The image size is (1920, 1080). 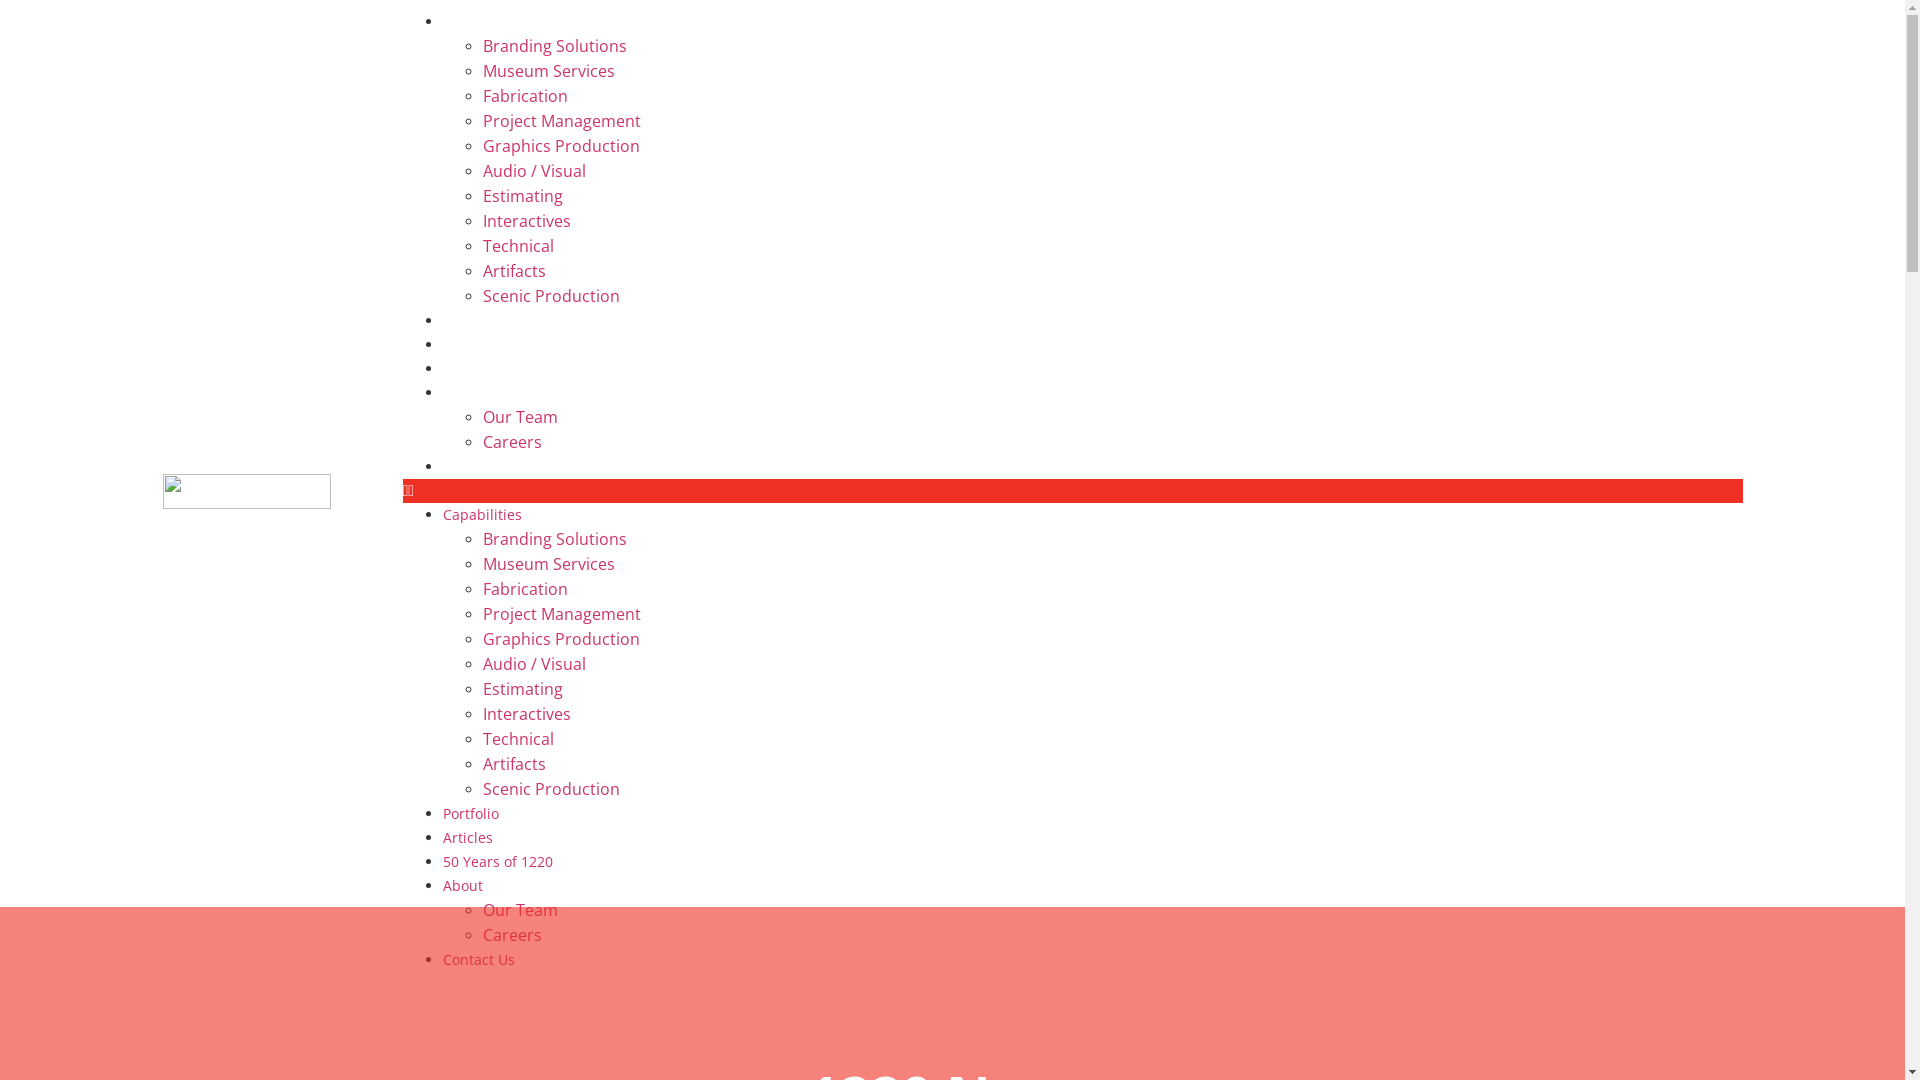 I want to click on 'Articles', so click(x=465, y=837).